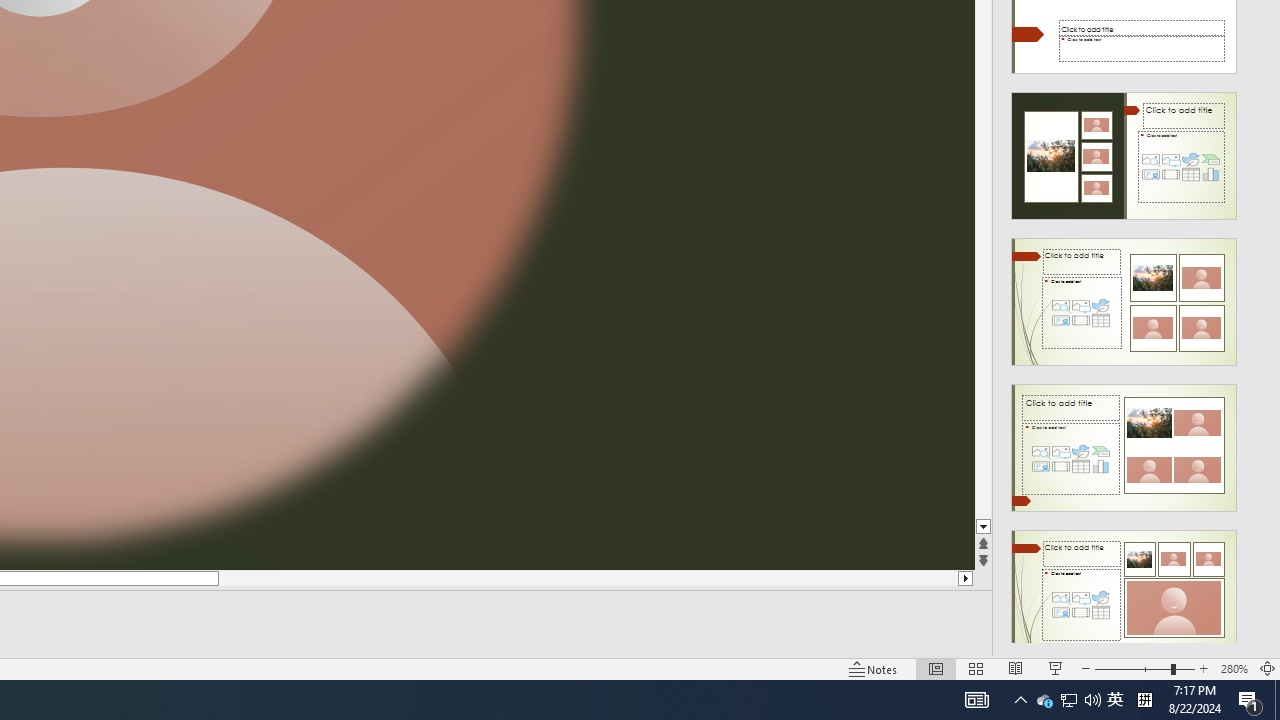 This screenshot has height=720, width=1280. What do you see at coordinates (1055, 669) in the screenshot?
I see `'Slide Show'` at bounding box center [1055, 669].